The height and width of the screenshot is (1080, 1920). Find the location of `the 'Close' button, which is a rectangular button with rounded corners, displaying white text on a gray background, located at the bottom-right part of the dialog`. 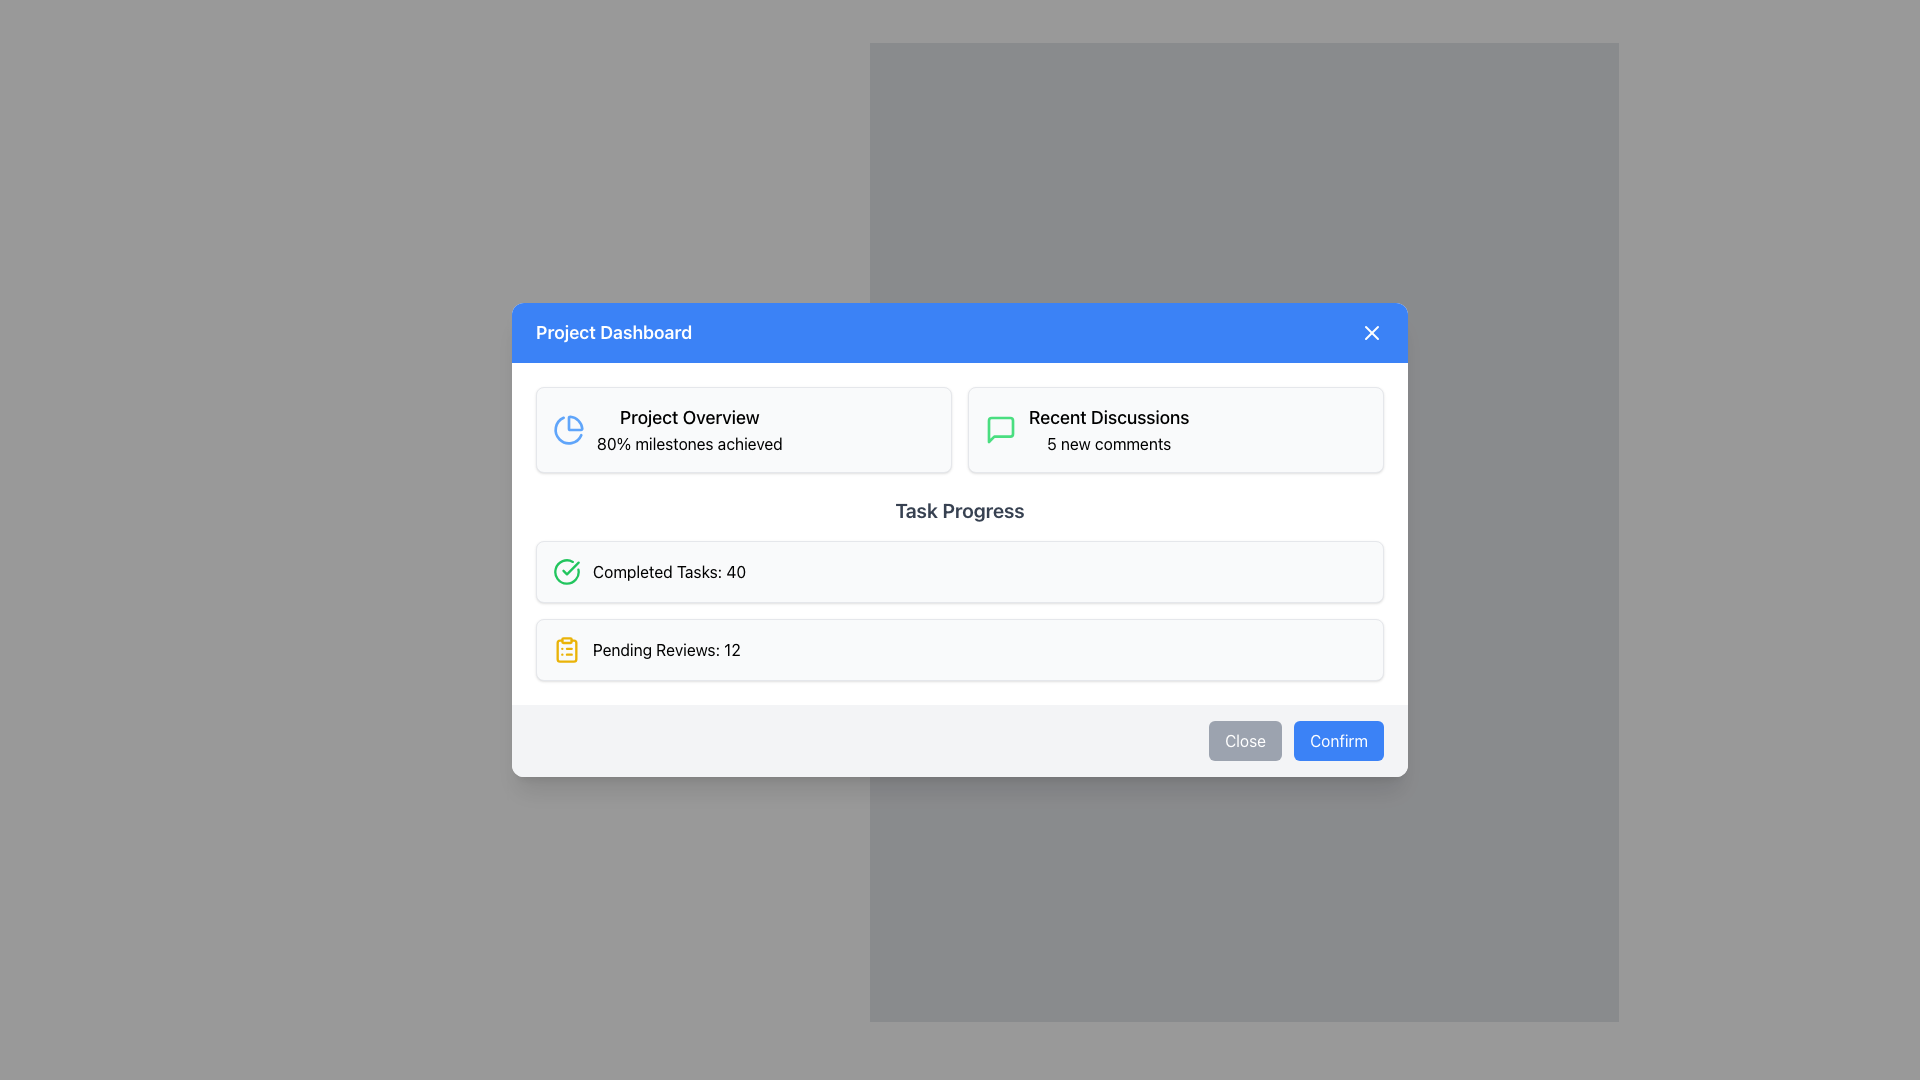

the 'Close' button, which is a rectangular button with rounded corners, displaying white text on a gray background, located at the bottom-right part of the dialog is located at coordinates (1244, 740).